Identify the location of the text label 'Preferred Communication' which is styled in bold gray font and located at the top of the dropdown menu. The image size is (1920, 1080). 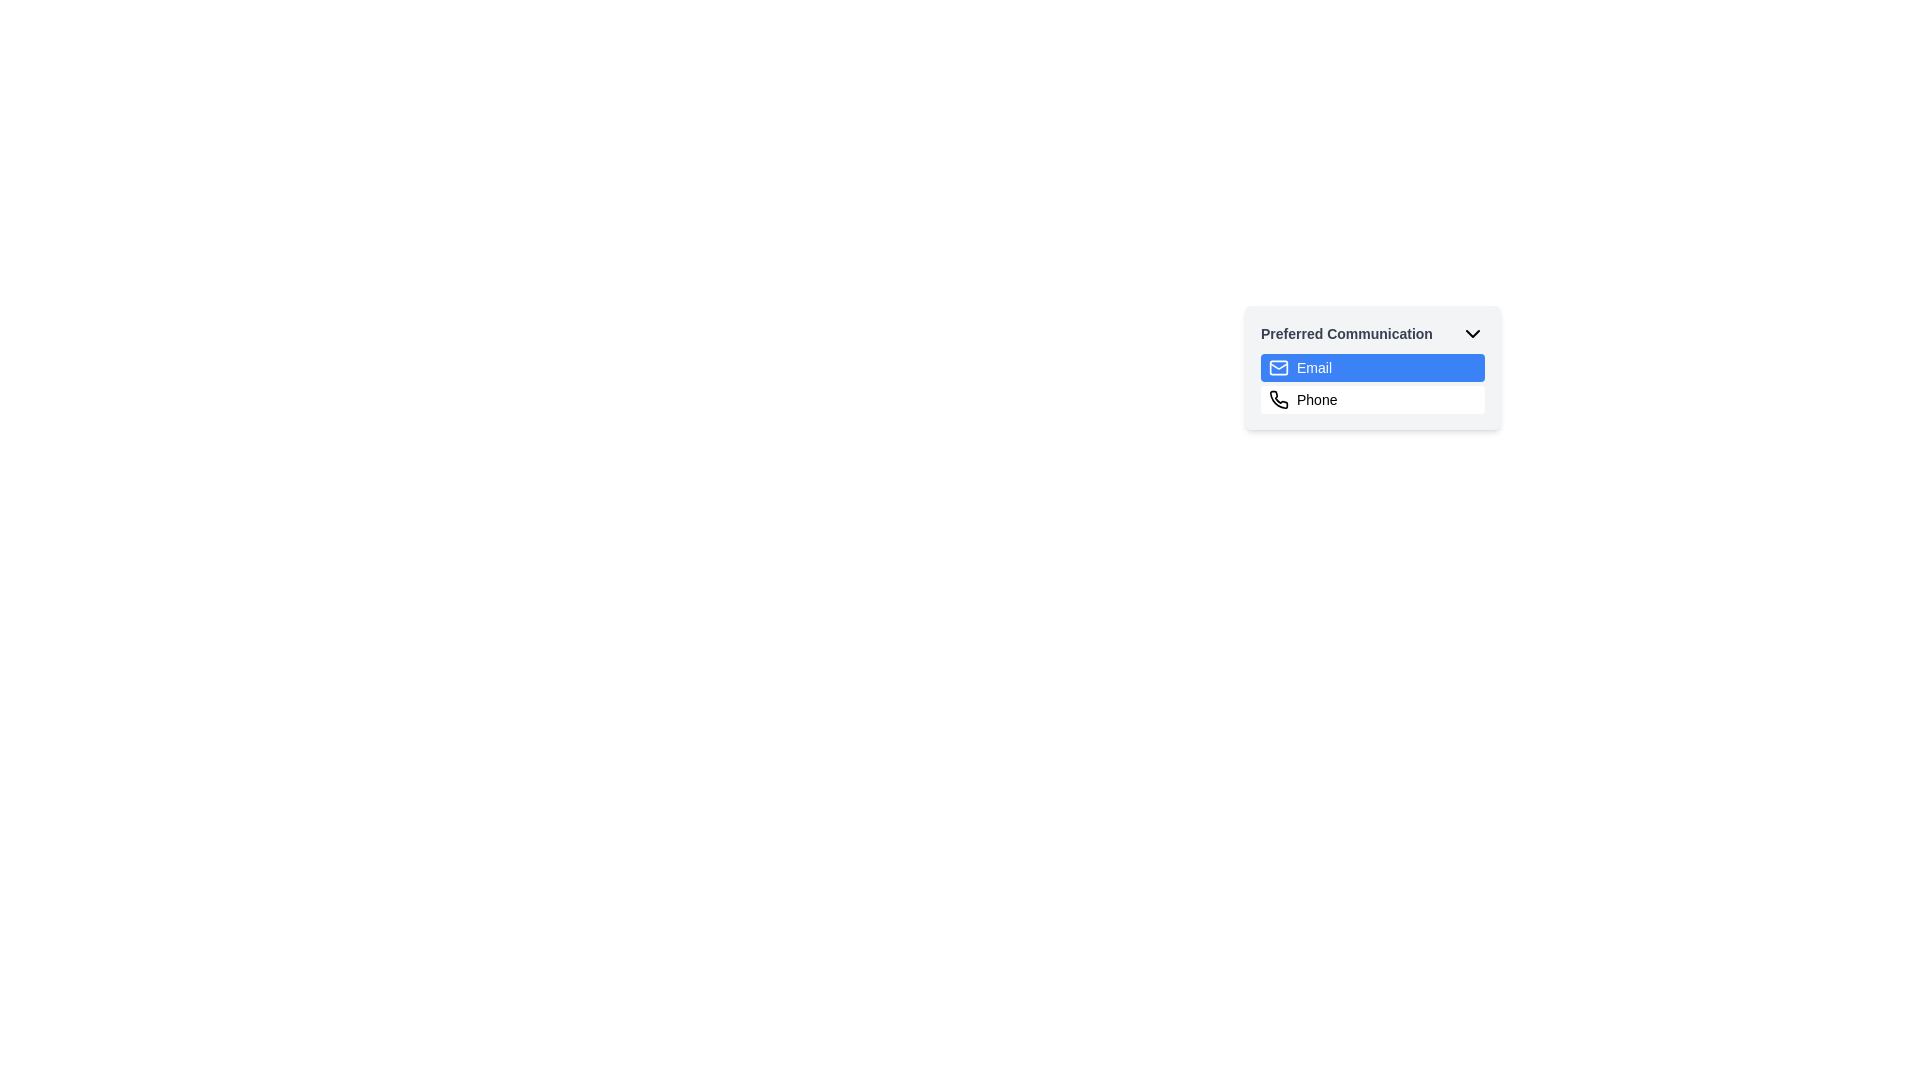
(1346, 333).